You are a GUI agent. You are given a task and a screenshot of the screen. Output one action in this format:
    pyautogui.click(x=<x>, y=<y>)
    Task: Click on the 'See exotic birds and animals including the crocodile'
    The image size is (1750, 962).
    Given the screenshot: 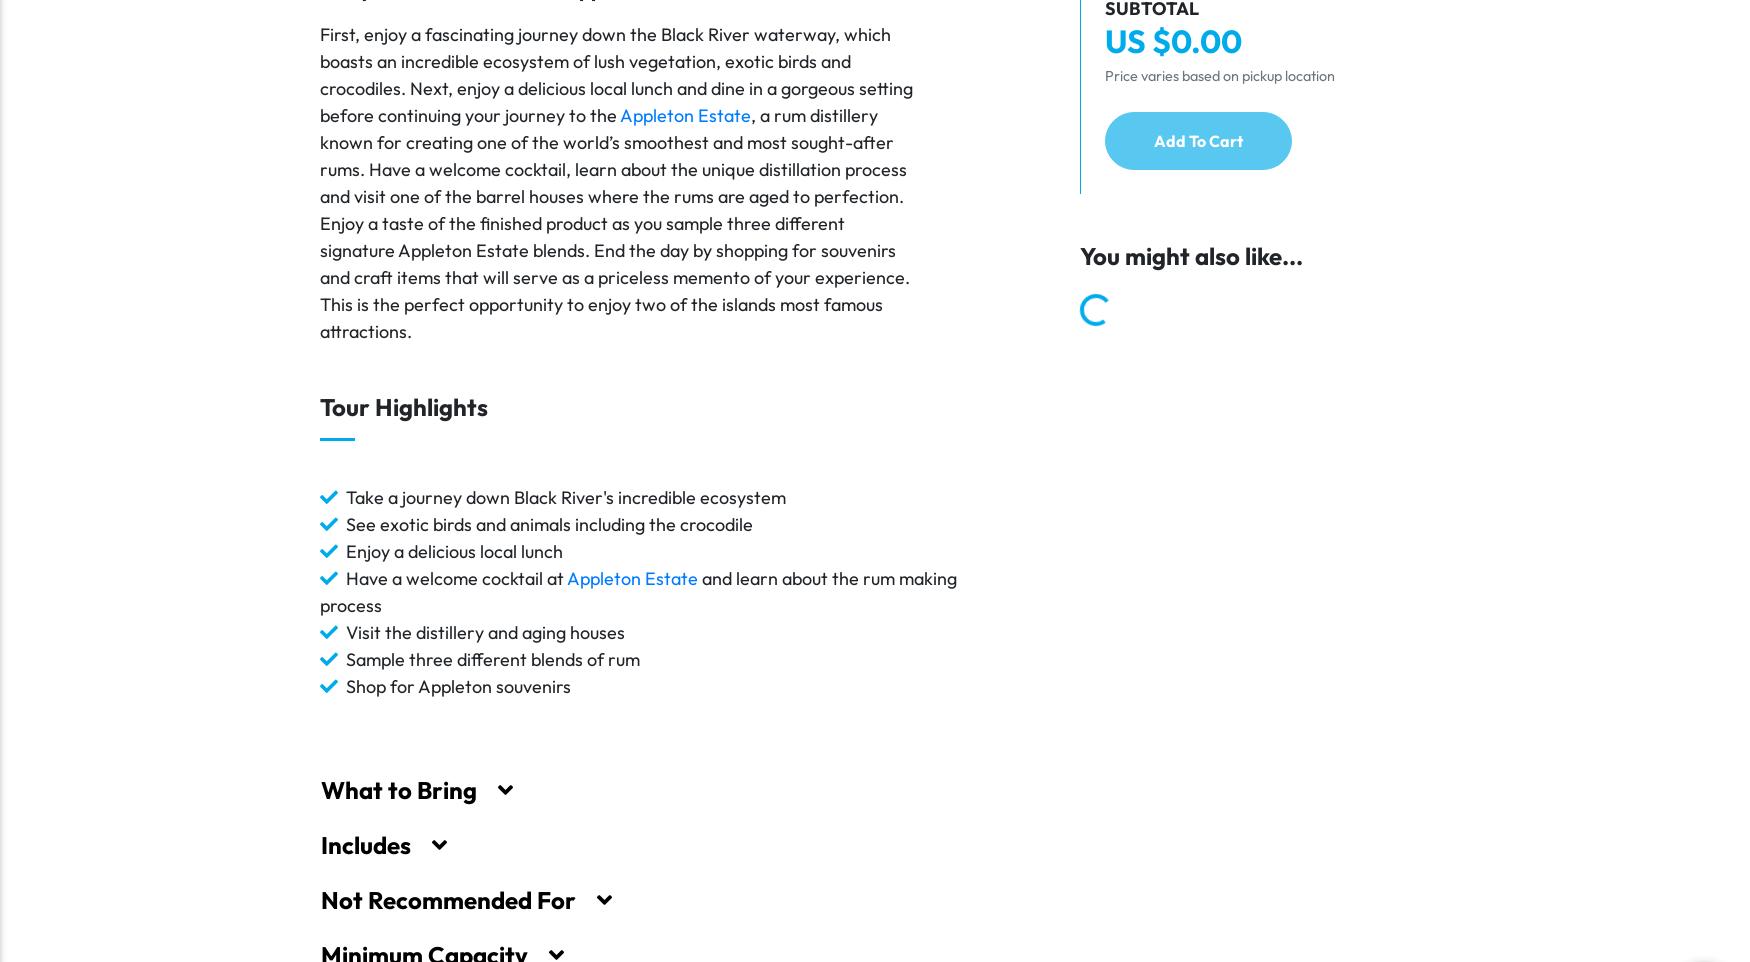 What is the action you would take?
    pyautogui.click(x=548, y=522)
    